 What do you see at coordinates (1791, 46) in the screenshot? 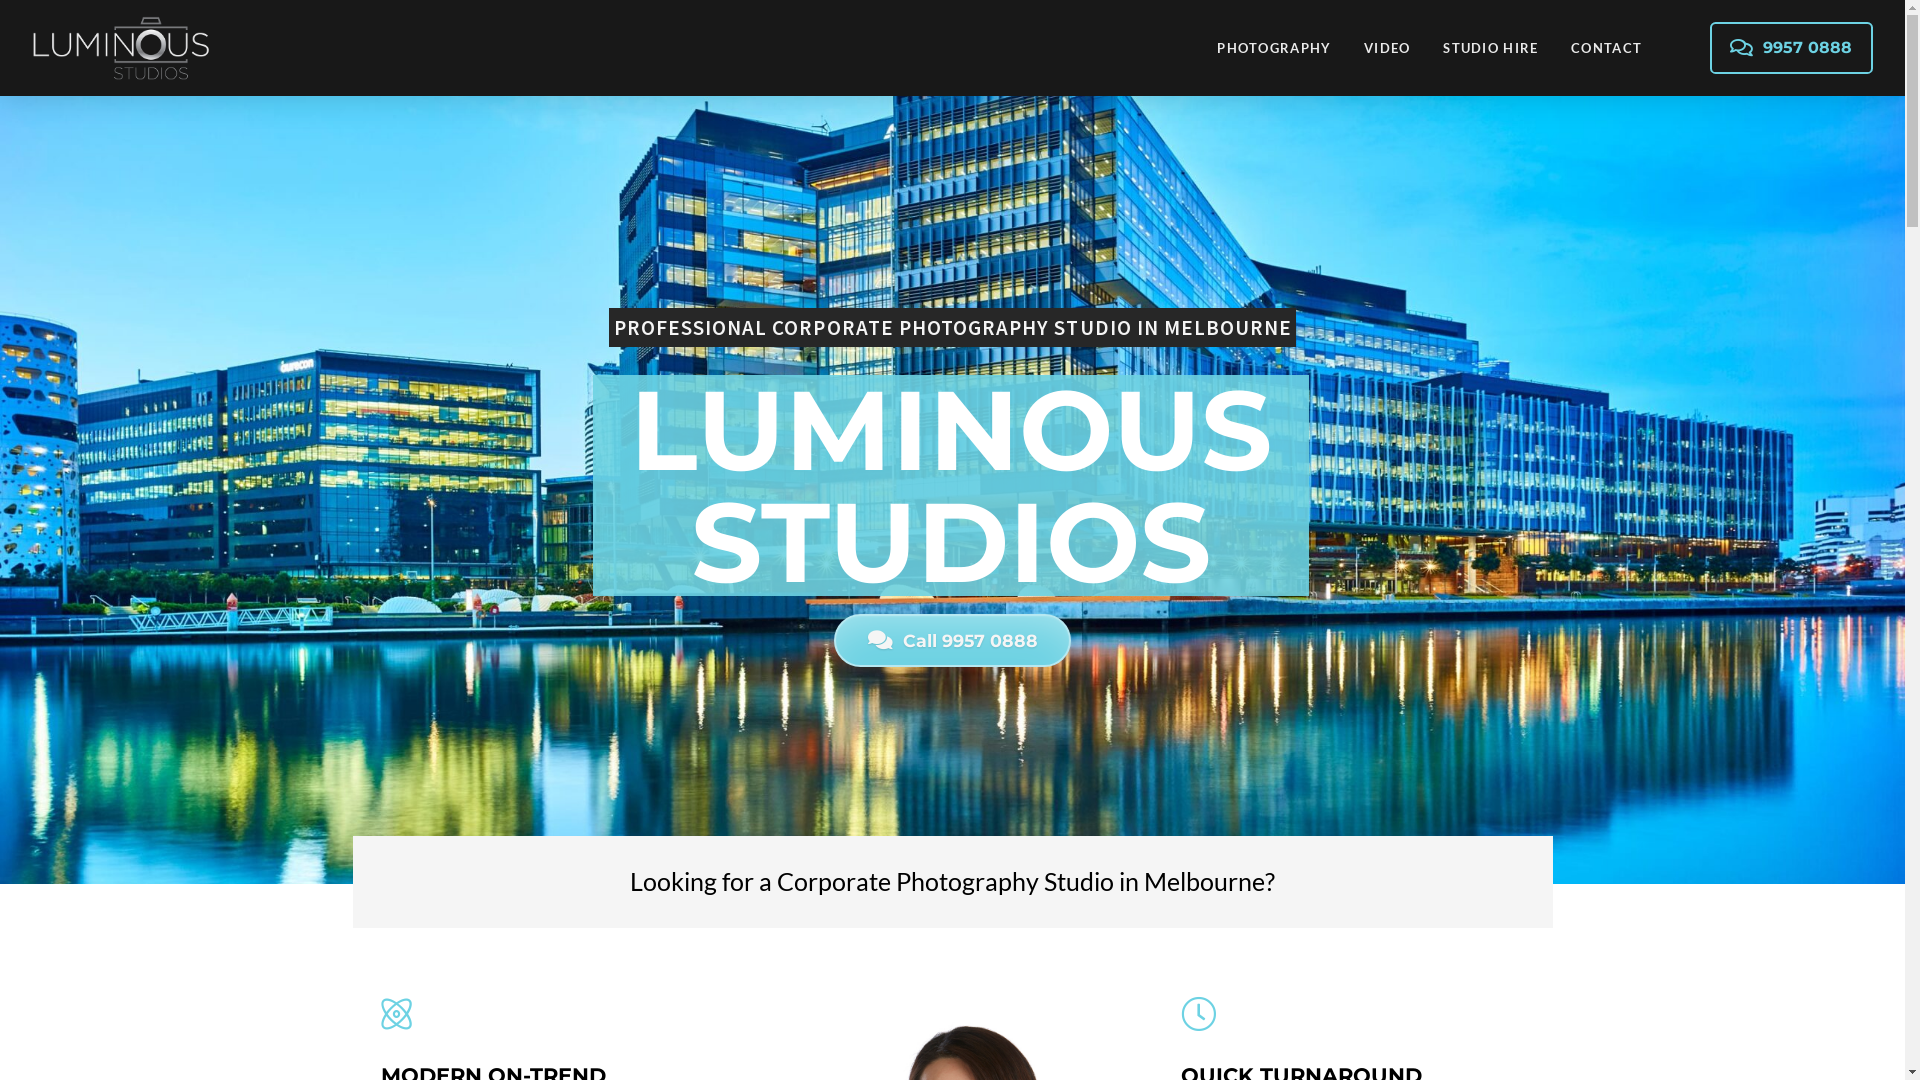
I see `'9957 0888'` at bounding box center [1791, 46].